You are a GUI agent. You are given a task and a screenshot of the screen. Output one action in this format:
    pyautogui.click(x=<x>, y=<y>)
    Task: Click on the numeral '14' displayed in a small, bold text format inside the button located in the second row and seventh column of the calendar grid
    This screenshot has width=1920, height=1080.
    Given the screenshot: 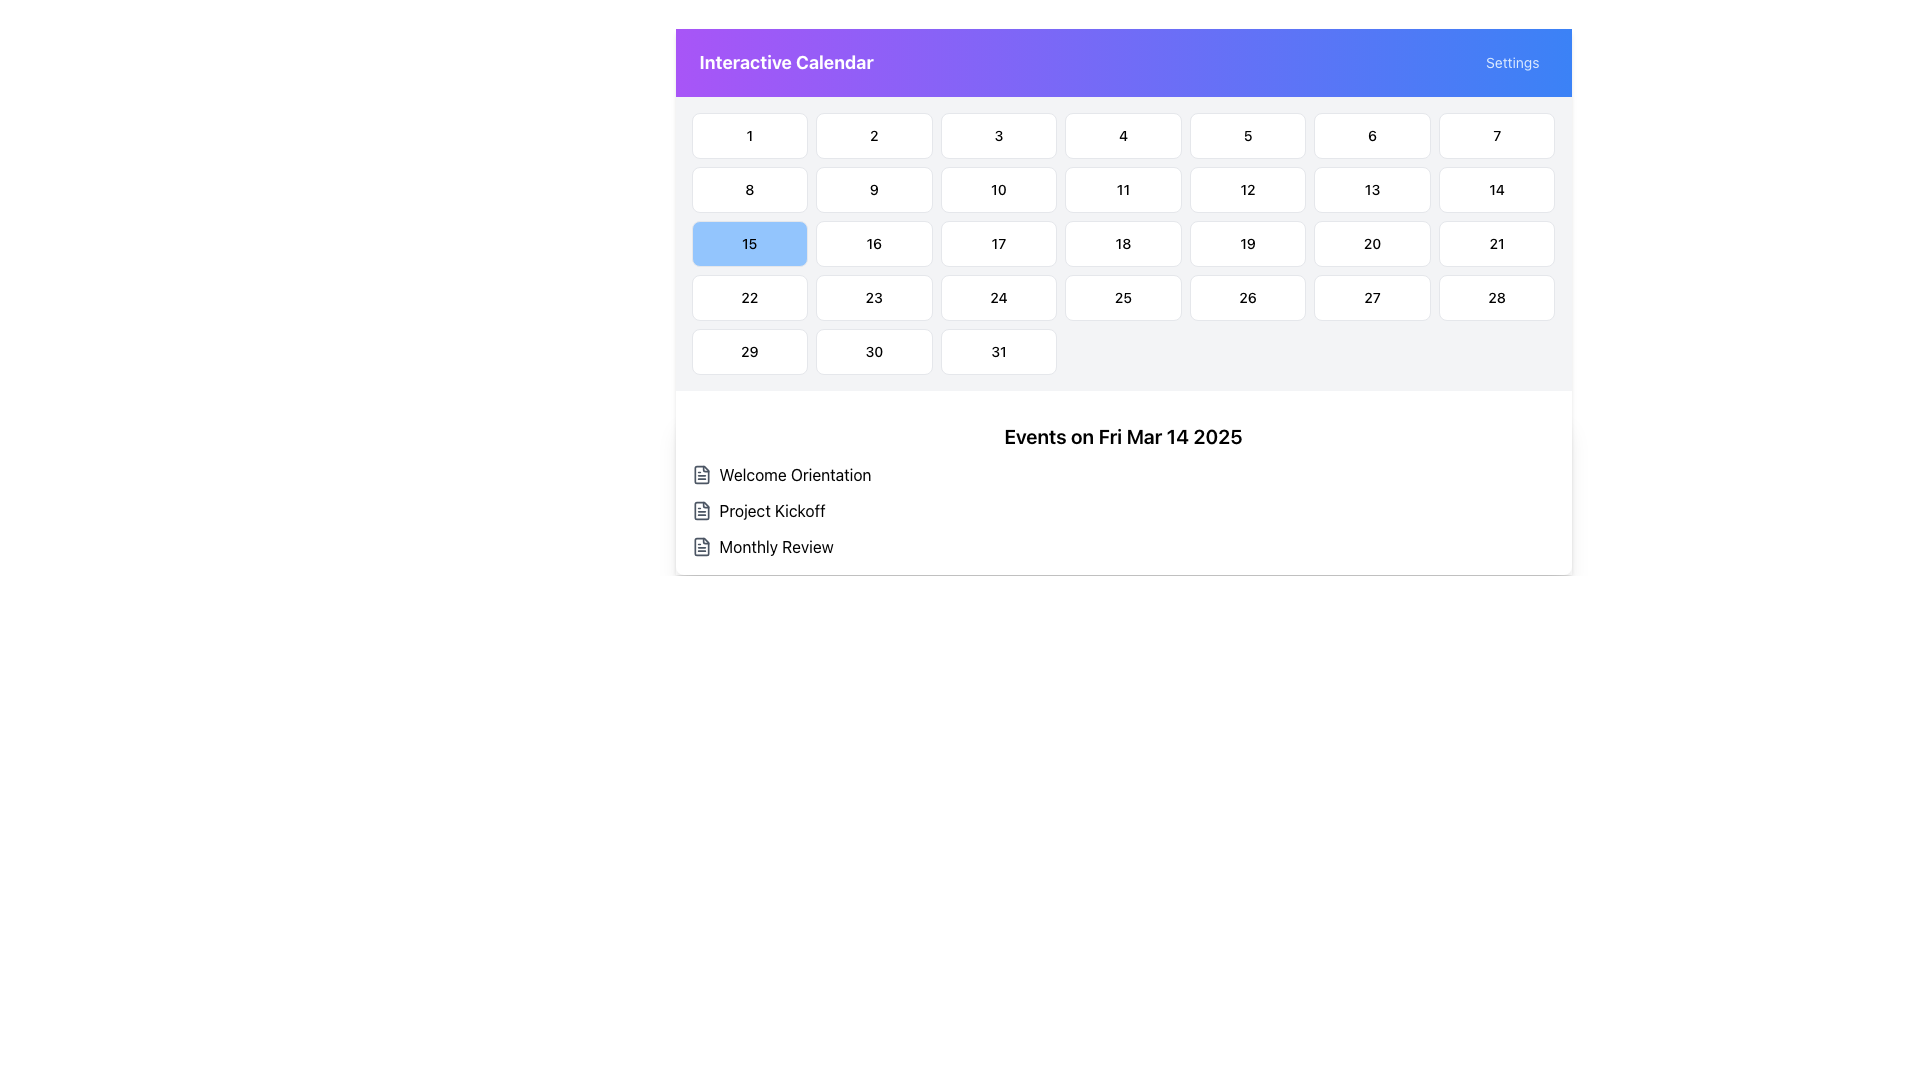 What is the action you would take?
    pyautogui.click(x=1497, y=189)
    